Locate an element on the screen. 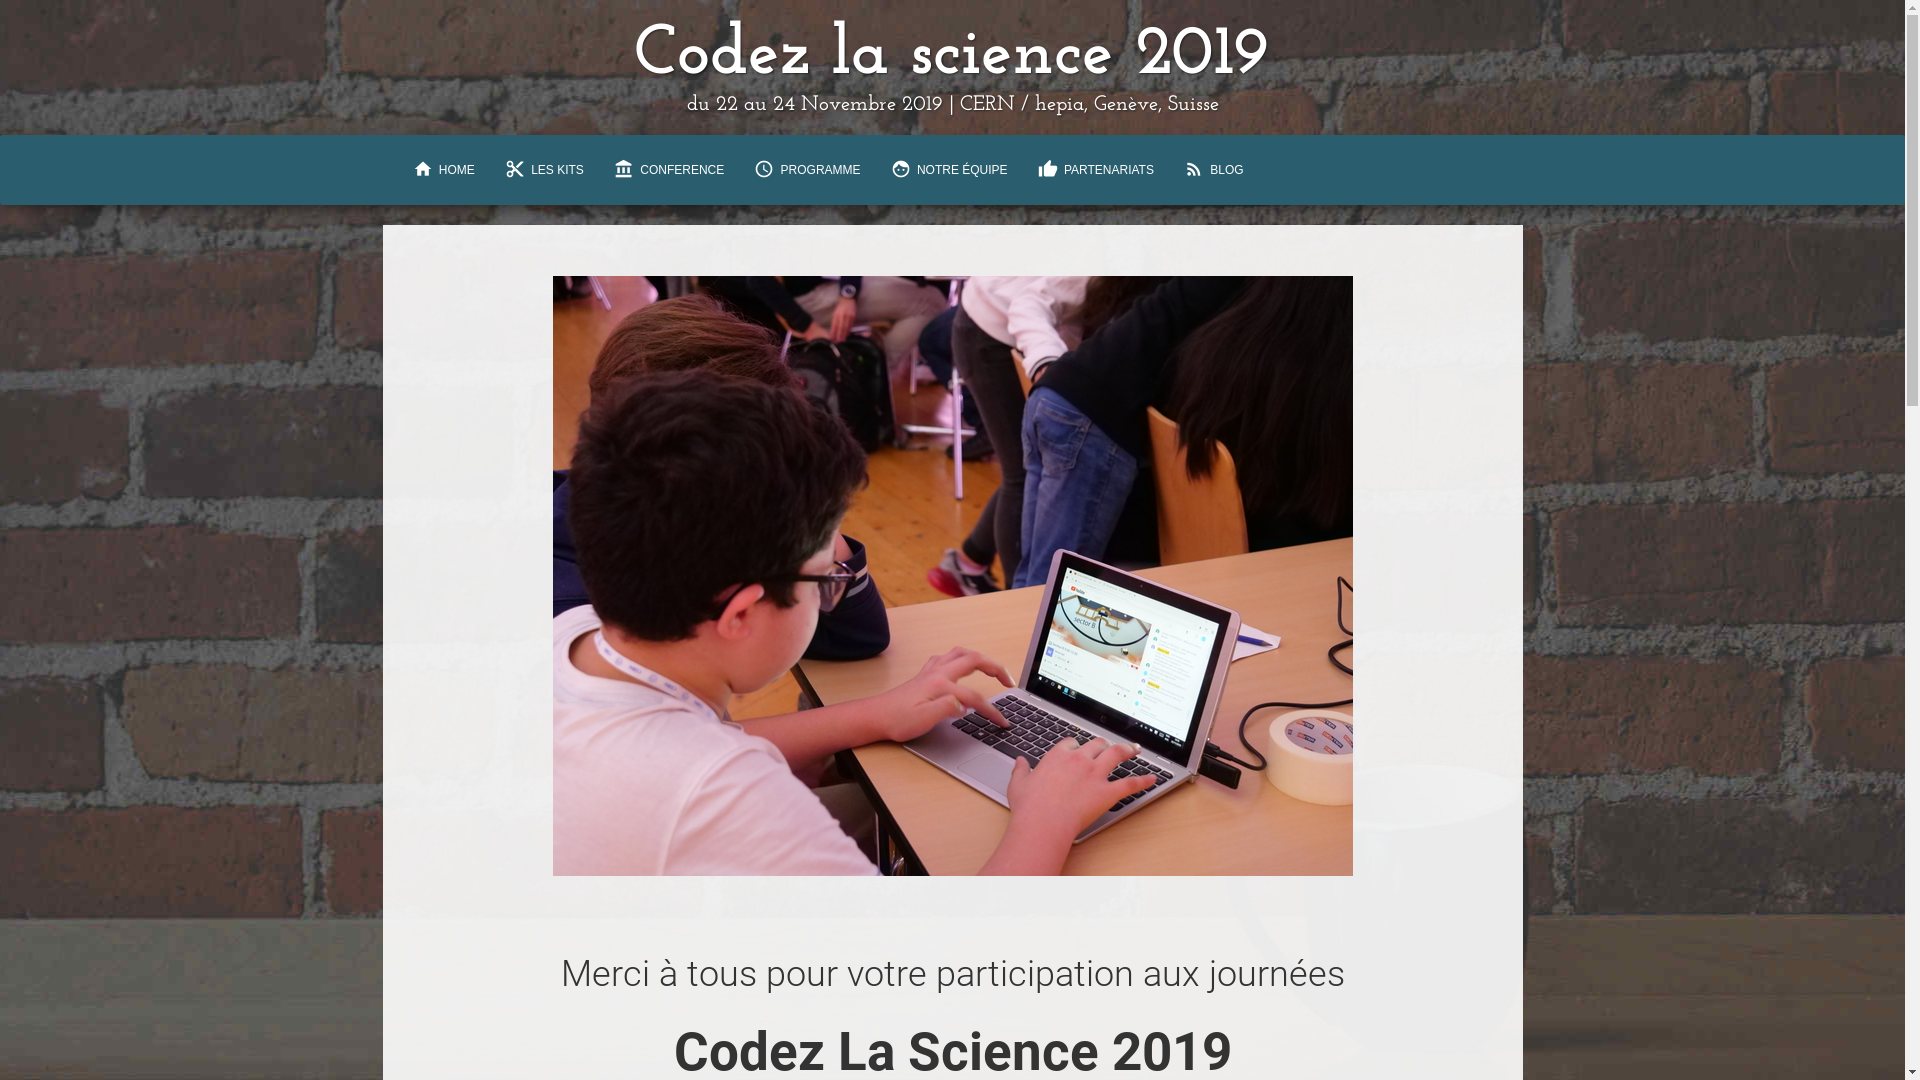  'schedule PROGRAMME' is located at coordinates (806, 168).